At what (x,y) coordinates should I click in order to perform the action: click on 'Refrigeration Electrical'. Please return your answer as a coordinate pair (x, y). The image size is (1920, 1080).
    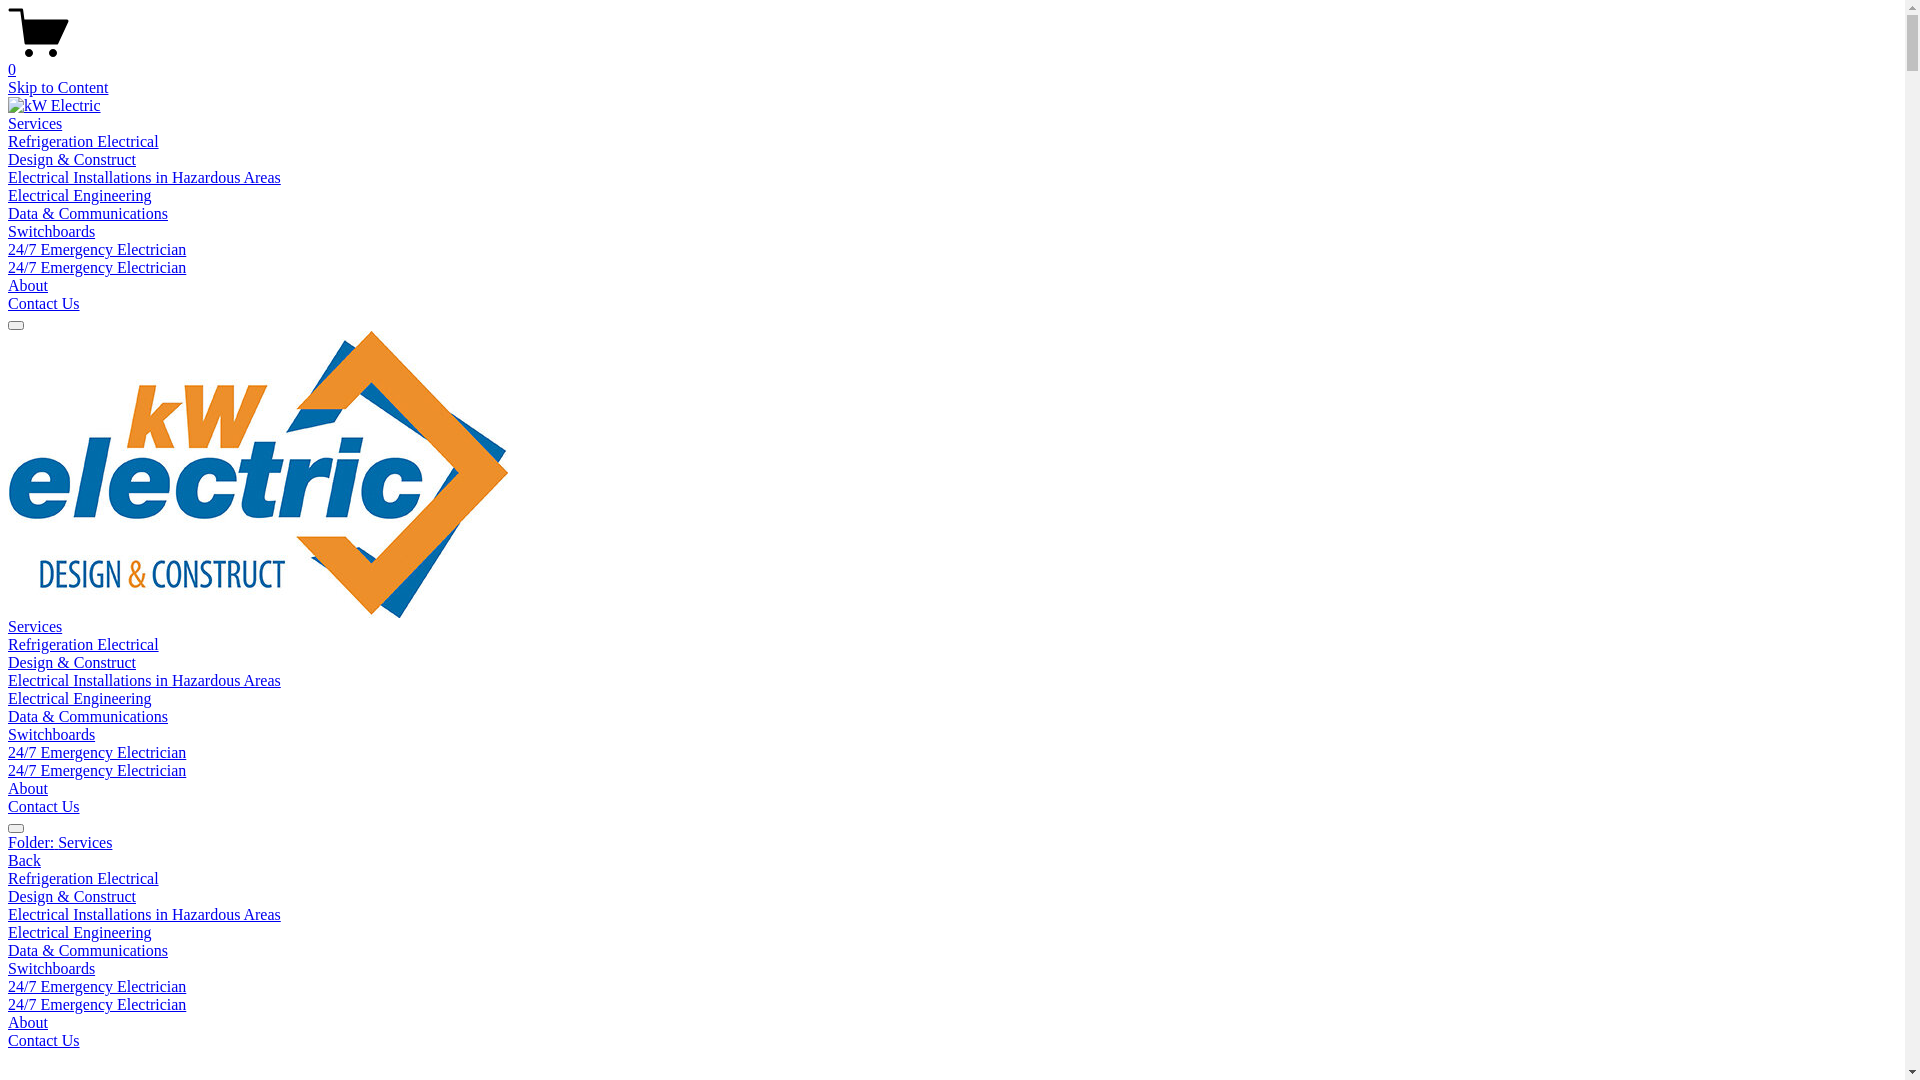
    Looking at the image, I should click on (8, 644).